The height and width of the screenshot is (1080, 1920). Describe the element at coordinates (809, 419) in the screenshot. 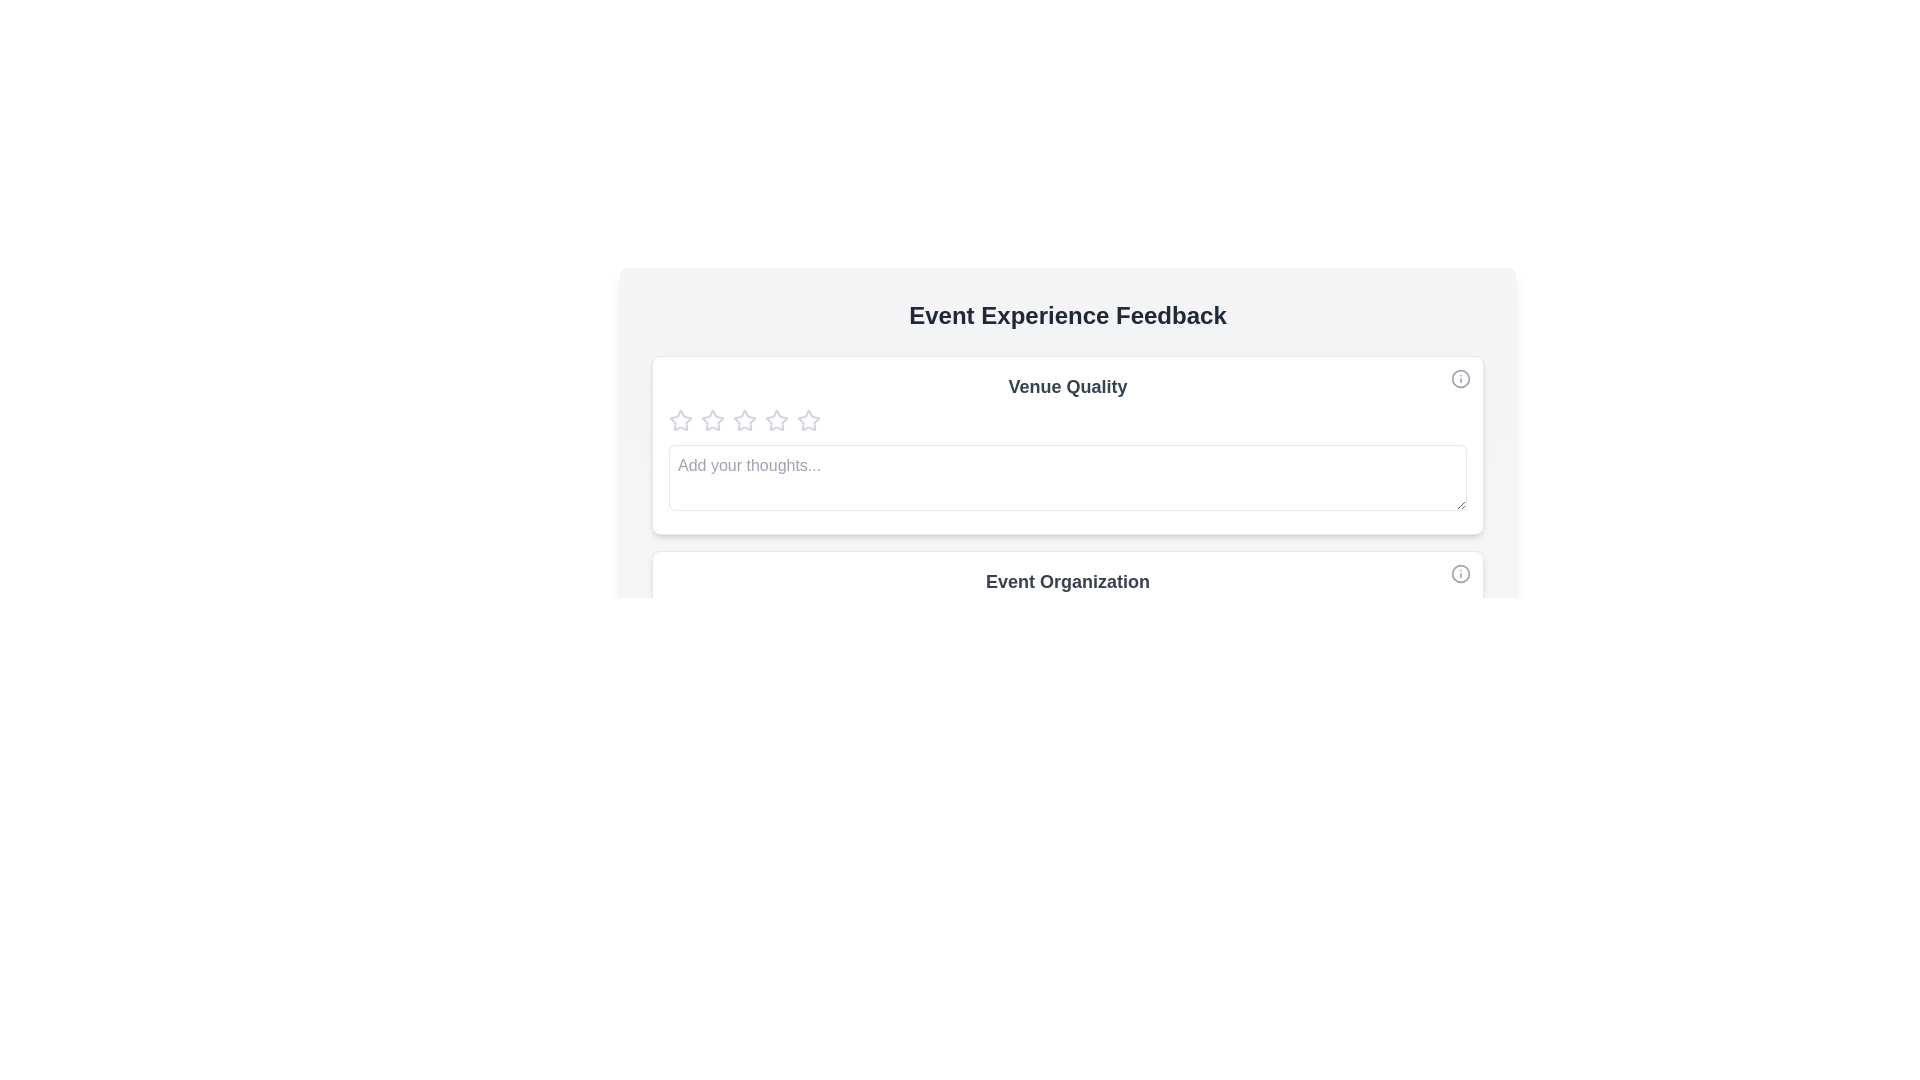

I see `the fifth star icon in the five-star rating system under the 'Venue Quality' section` at that location.